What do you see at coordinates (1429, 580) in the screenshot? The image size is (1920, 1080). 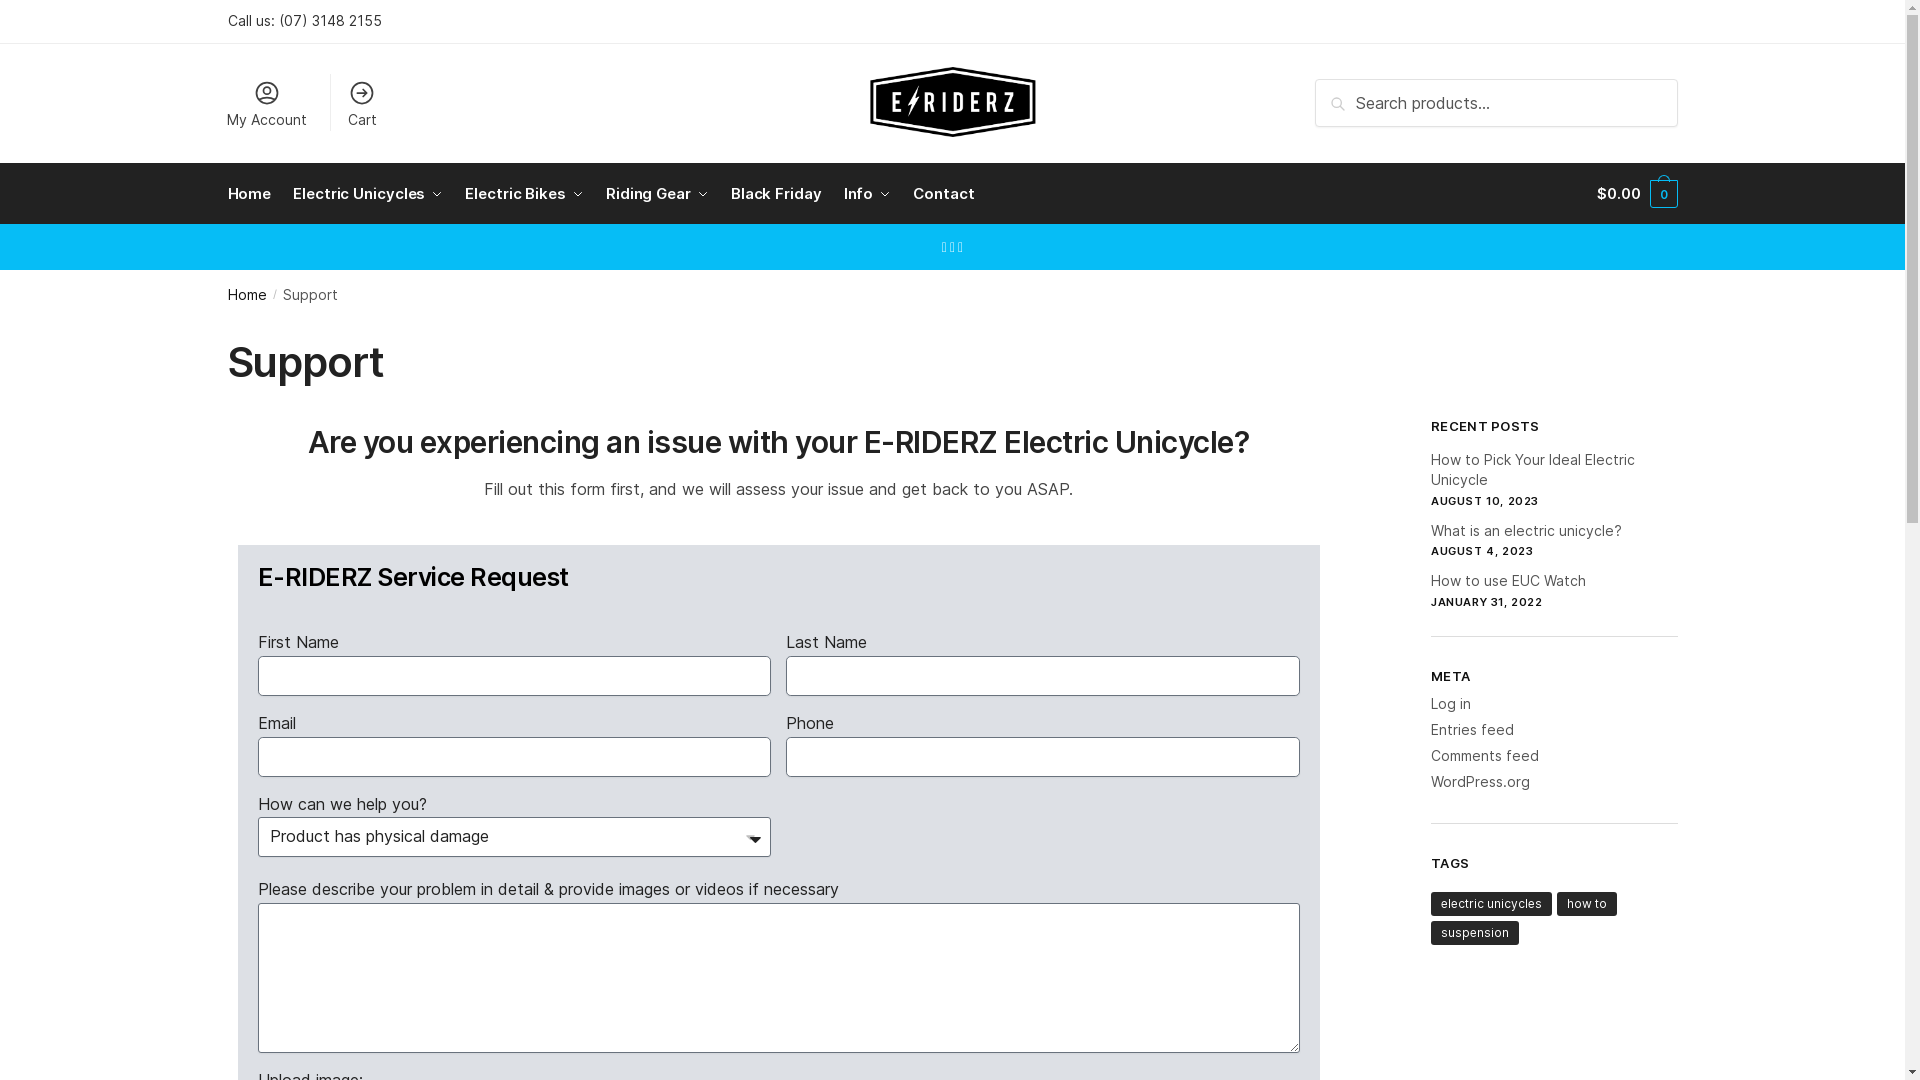 I see `'How to use EUC Watch'` at bounding box center [1429, 580].